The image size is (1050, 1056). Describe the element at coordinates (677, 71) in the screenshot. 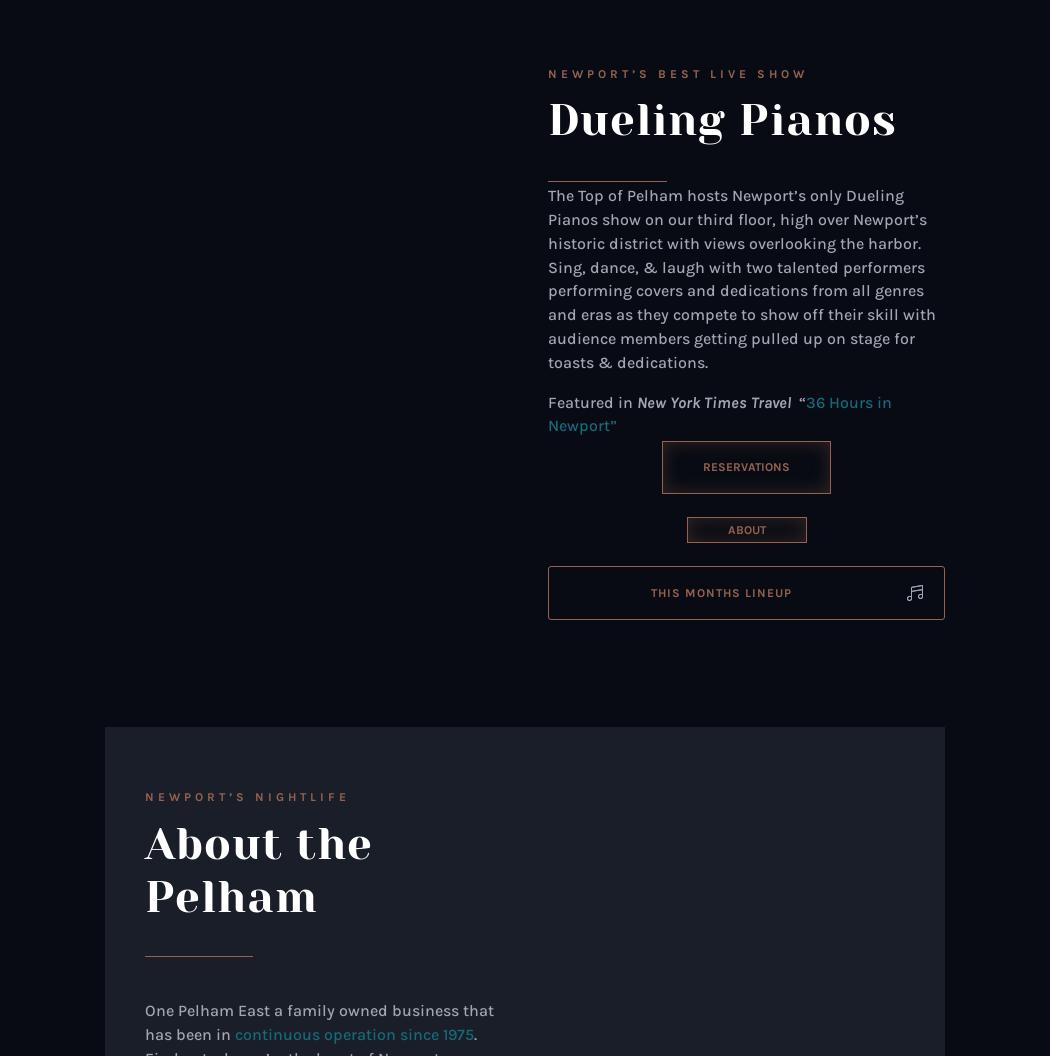

I see `'Newport’s Best Live Show'` at that location.